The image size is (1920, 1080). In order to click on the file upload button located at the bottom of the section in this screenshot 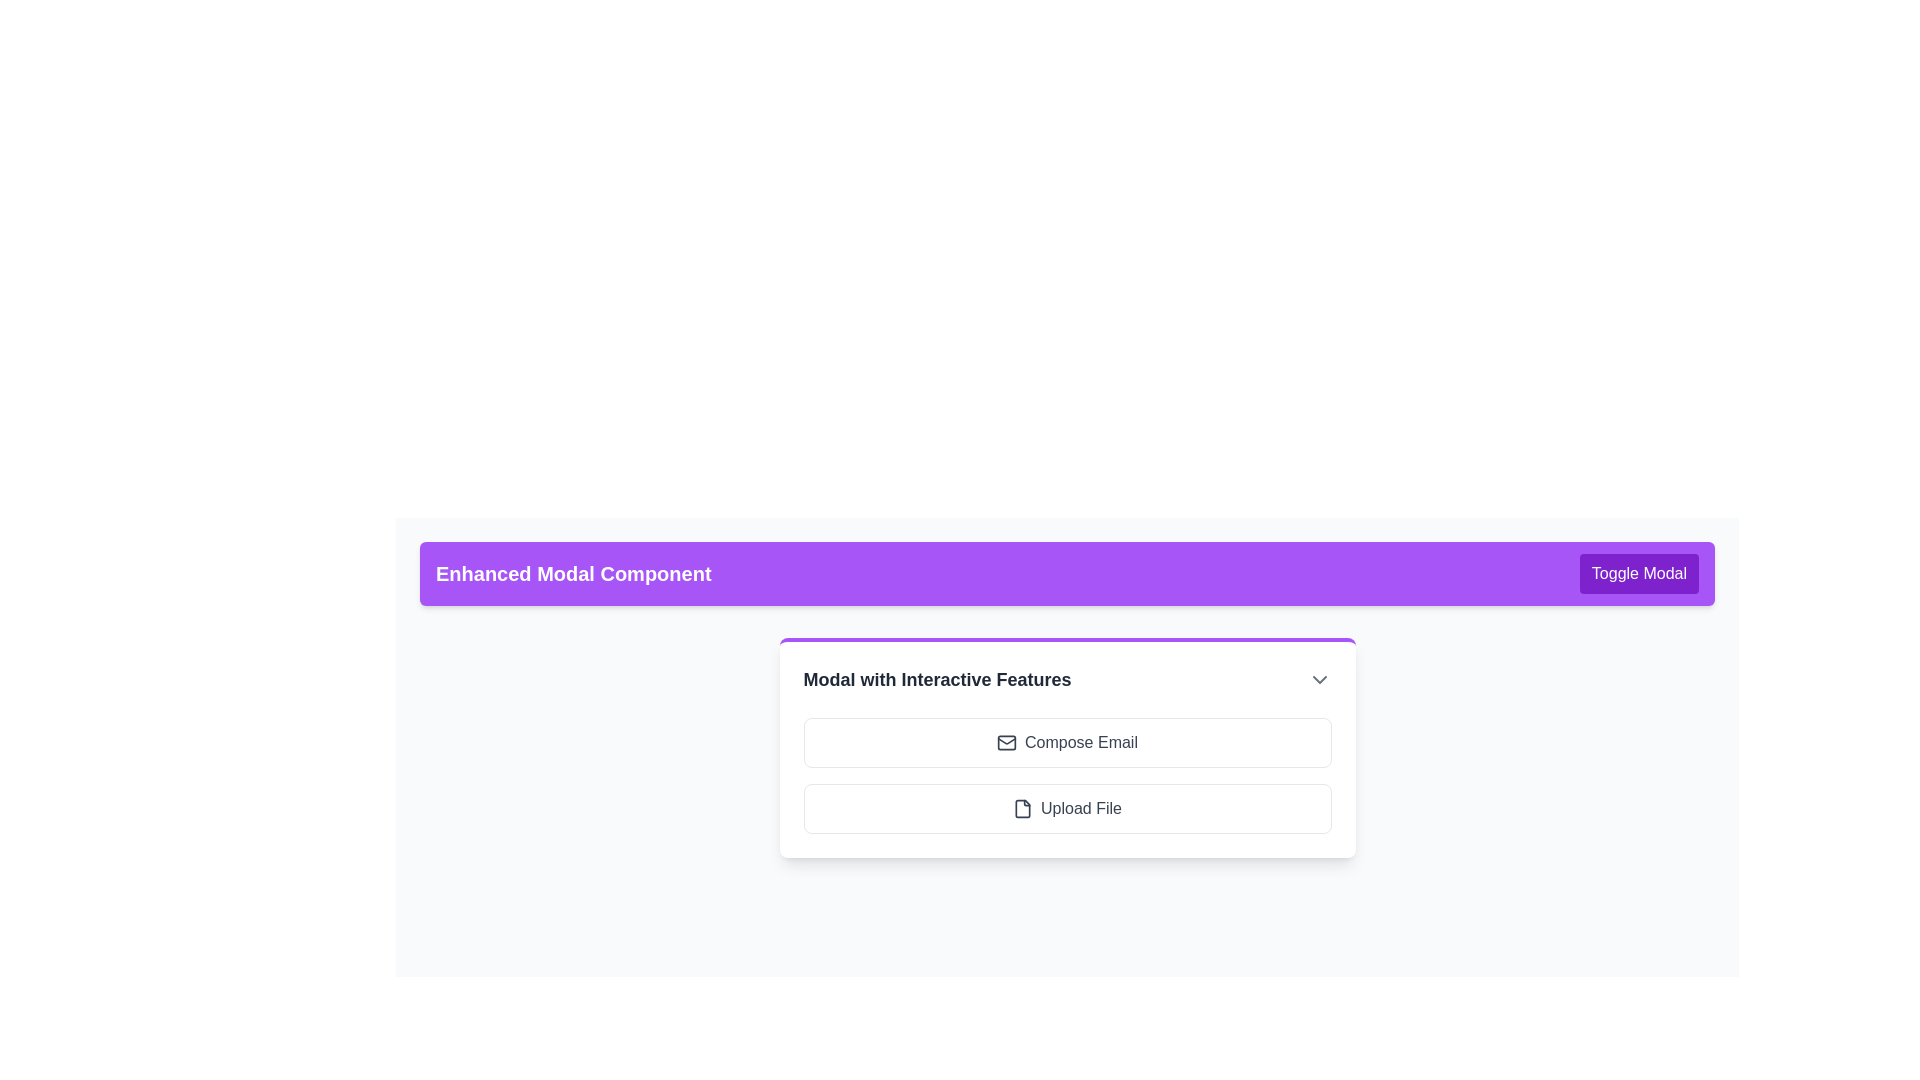, I will do `click(1066, 808)`.